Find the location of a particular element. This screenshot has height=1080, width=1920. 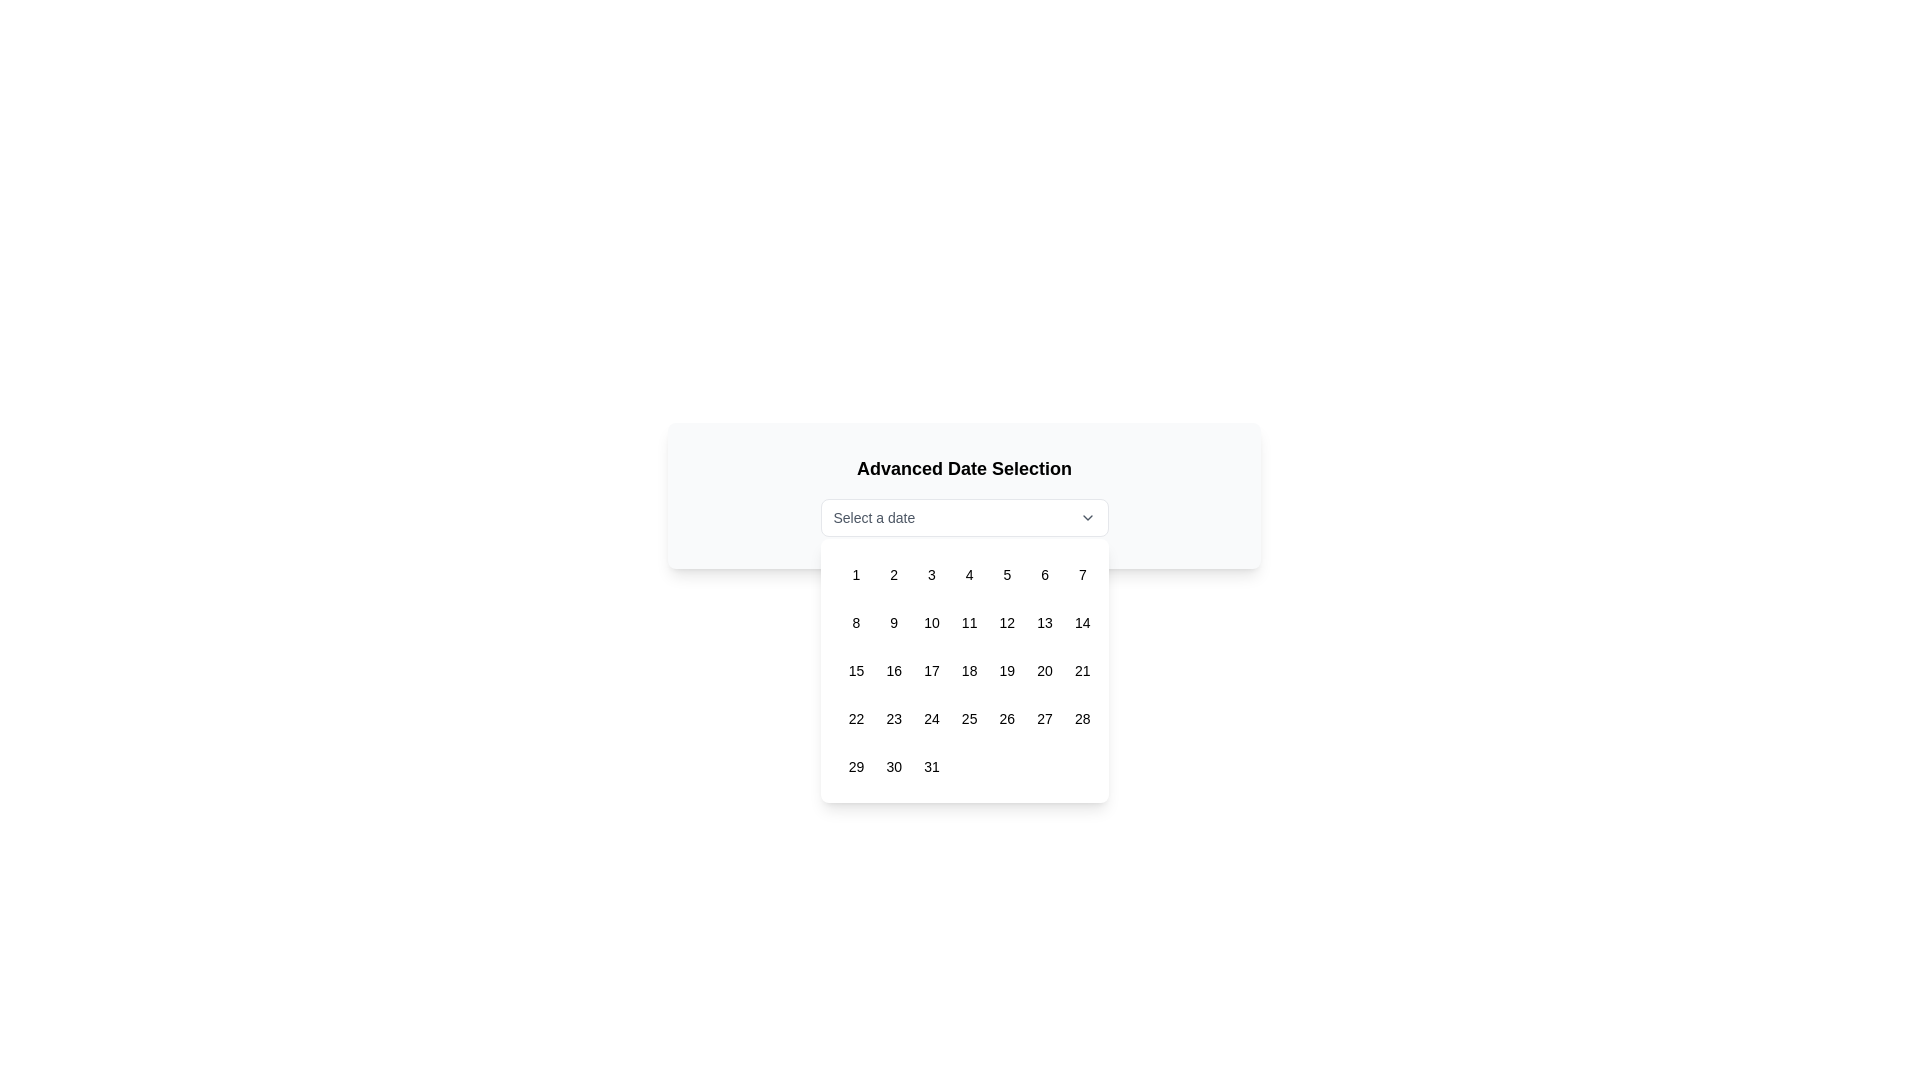

the square-shaped button displaying the number '17' is located at coordinates (930, 671).